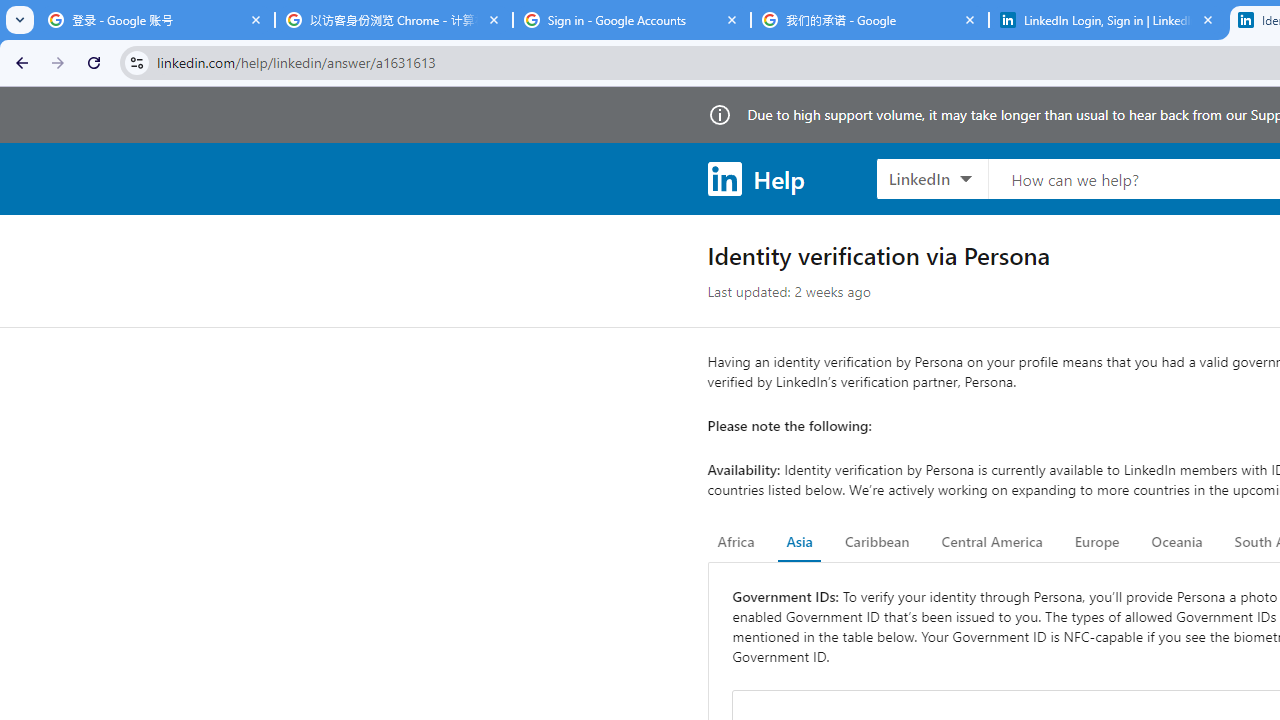  What do you see at coordinates (1176, 542) in the screenshot?
I see `'Oceania'` at bounding box center [1176, 542].